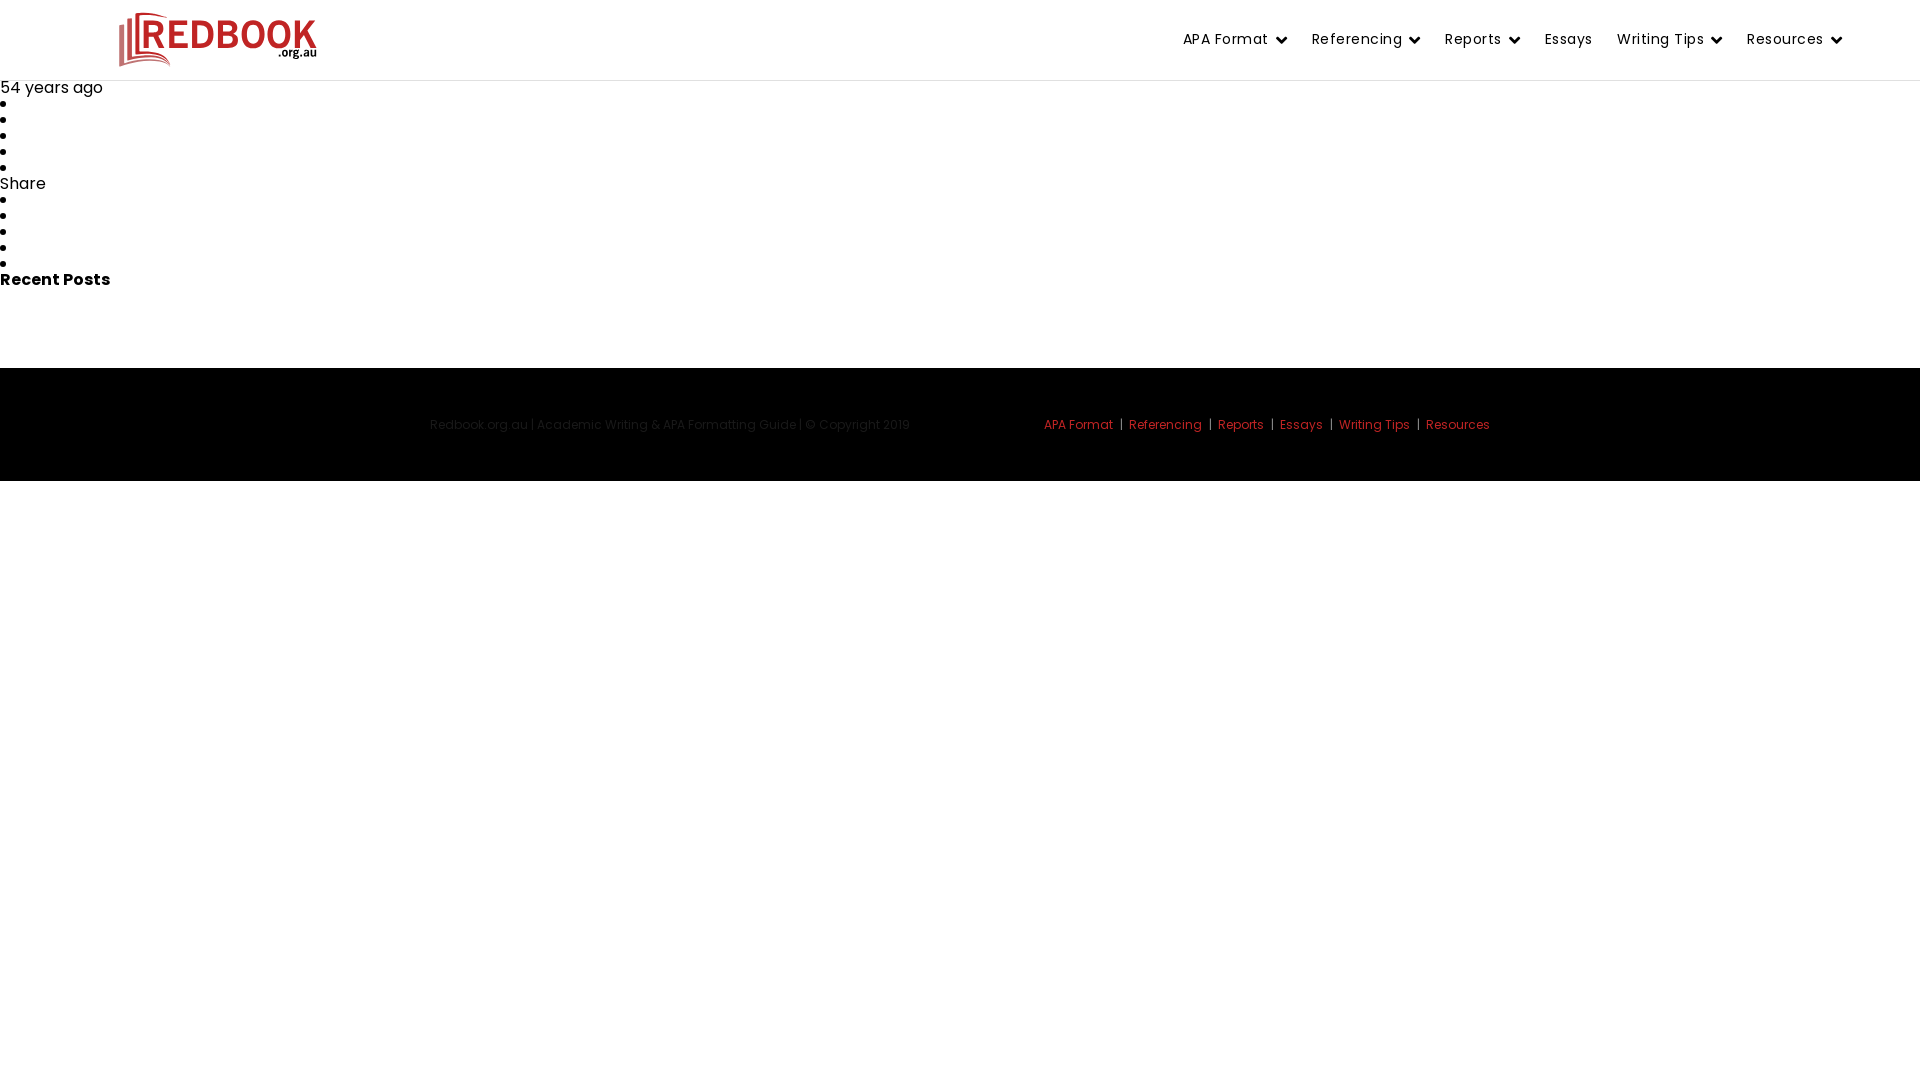 This screenshot has height=1080, width=1920. What do you see at coordinates (1083, 423) in the screenshot?
I see `'APA Format'` at bounding box center [1083, 423].